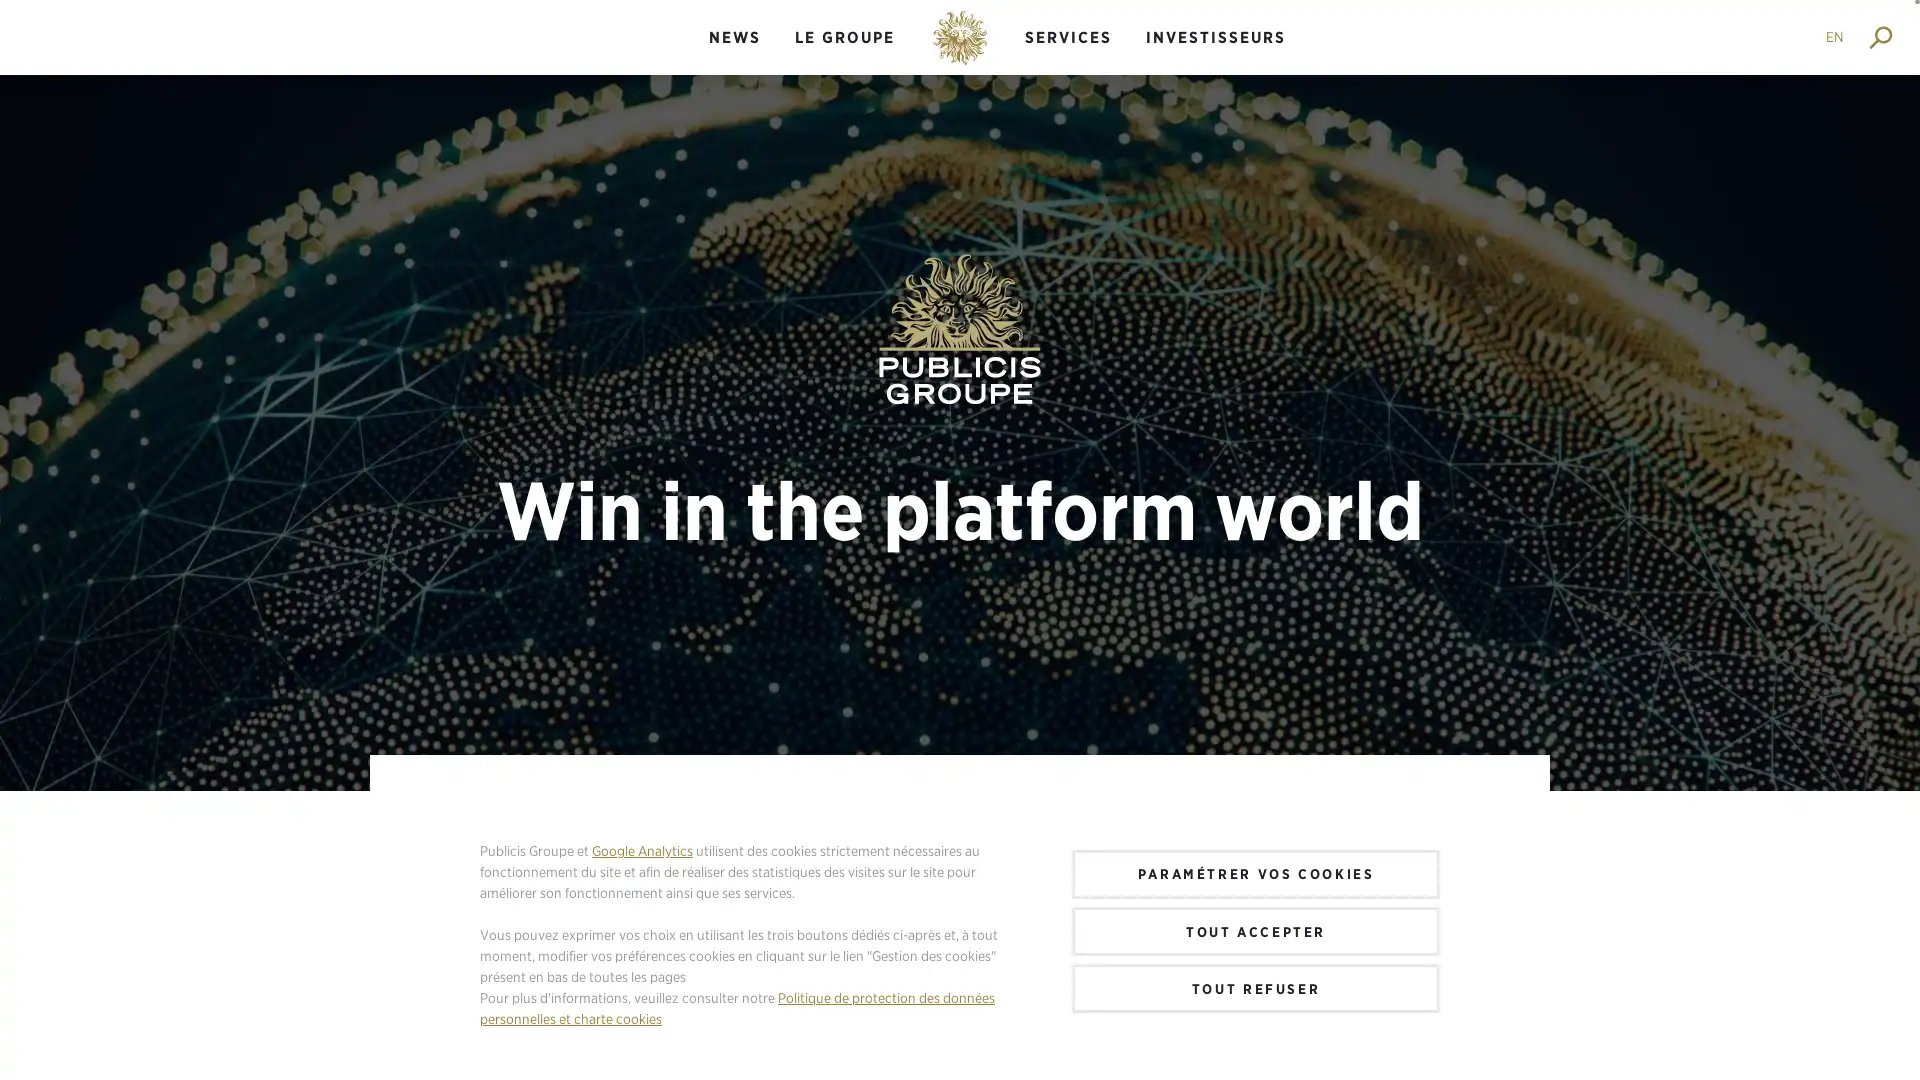 The height and width of the screenshot is (1080, 1920). What do you see at coordinates (1255, 930) in the screenshot?
I see `TOUT ACCEPTER TOUT ACCEPTER` at bounding box center [1255, 930].